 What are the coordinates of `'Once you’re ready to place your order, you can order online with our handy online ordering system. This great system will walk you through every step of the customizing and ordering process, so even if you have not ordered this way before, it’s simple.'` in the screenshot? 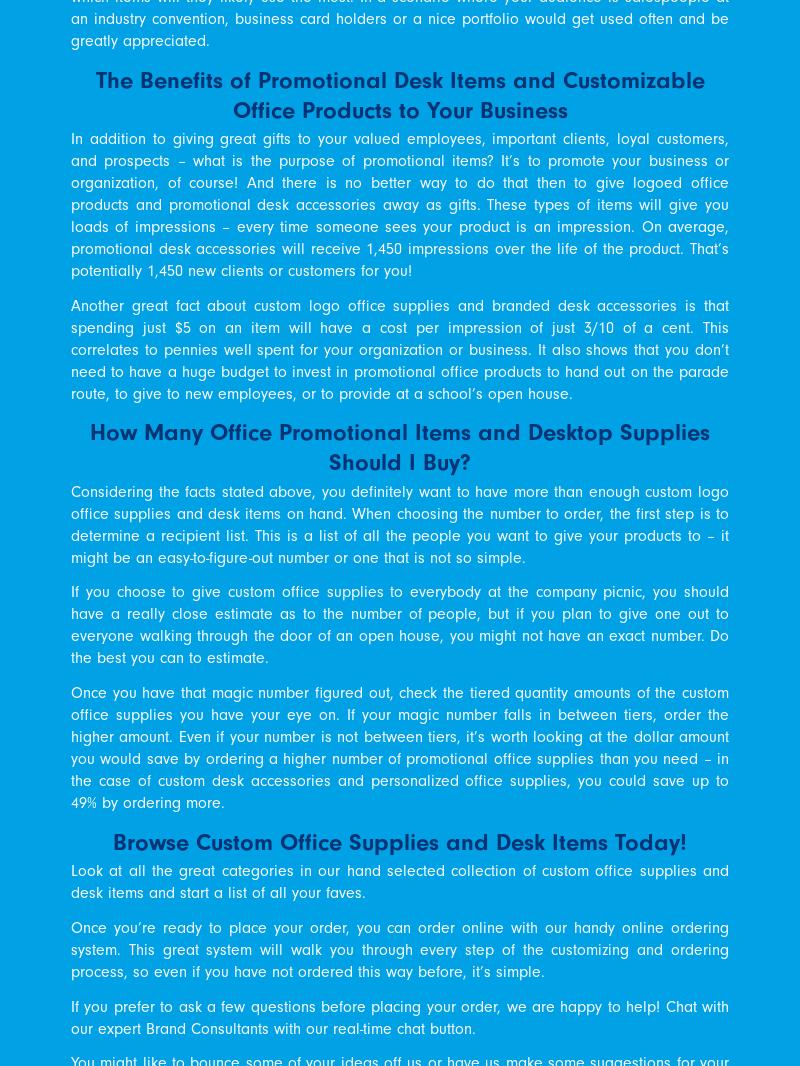 It's located at (70, 948).